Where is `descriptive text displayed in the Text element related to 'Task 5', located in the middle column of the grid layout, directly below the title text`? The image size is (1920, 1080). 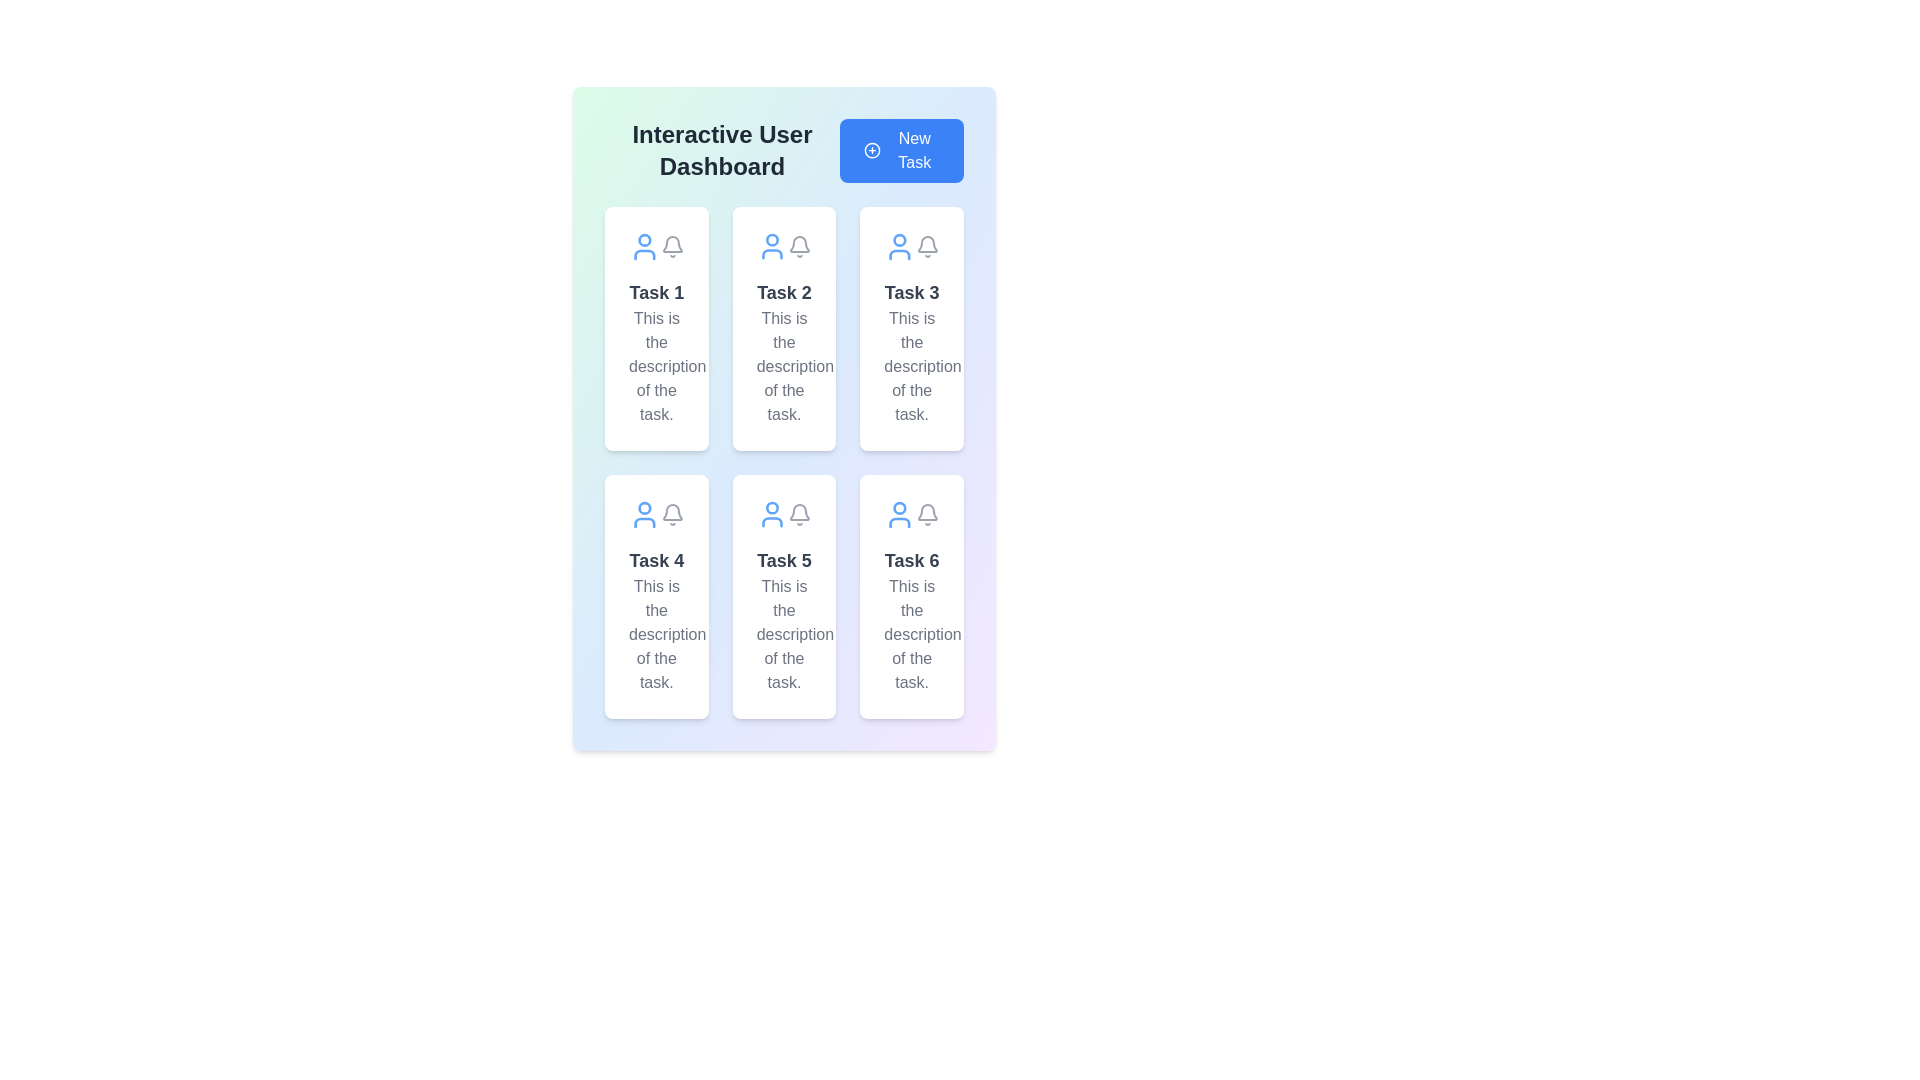
descriptive text displayed in the Text element related to 'Task 5', located in the middle column of the grid layout, directly below the title text is located at coordinates (783, 635).